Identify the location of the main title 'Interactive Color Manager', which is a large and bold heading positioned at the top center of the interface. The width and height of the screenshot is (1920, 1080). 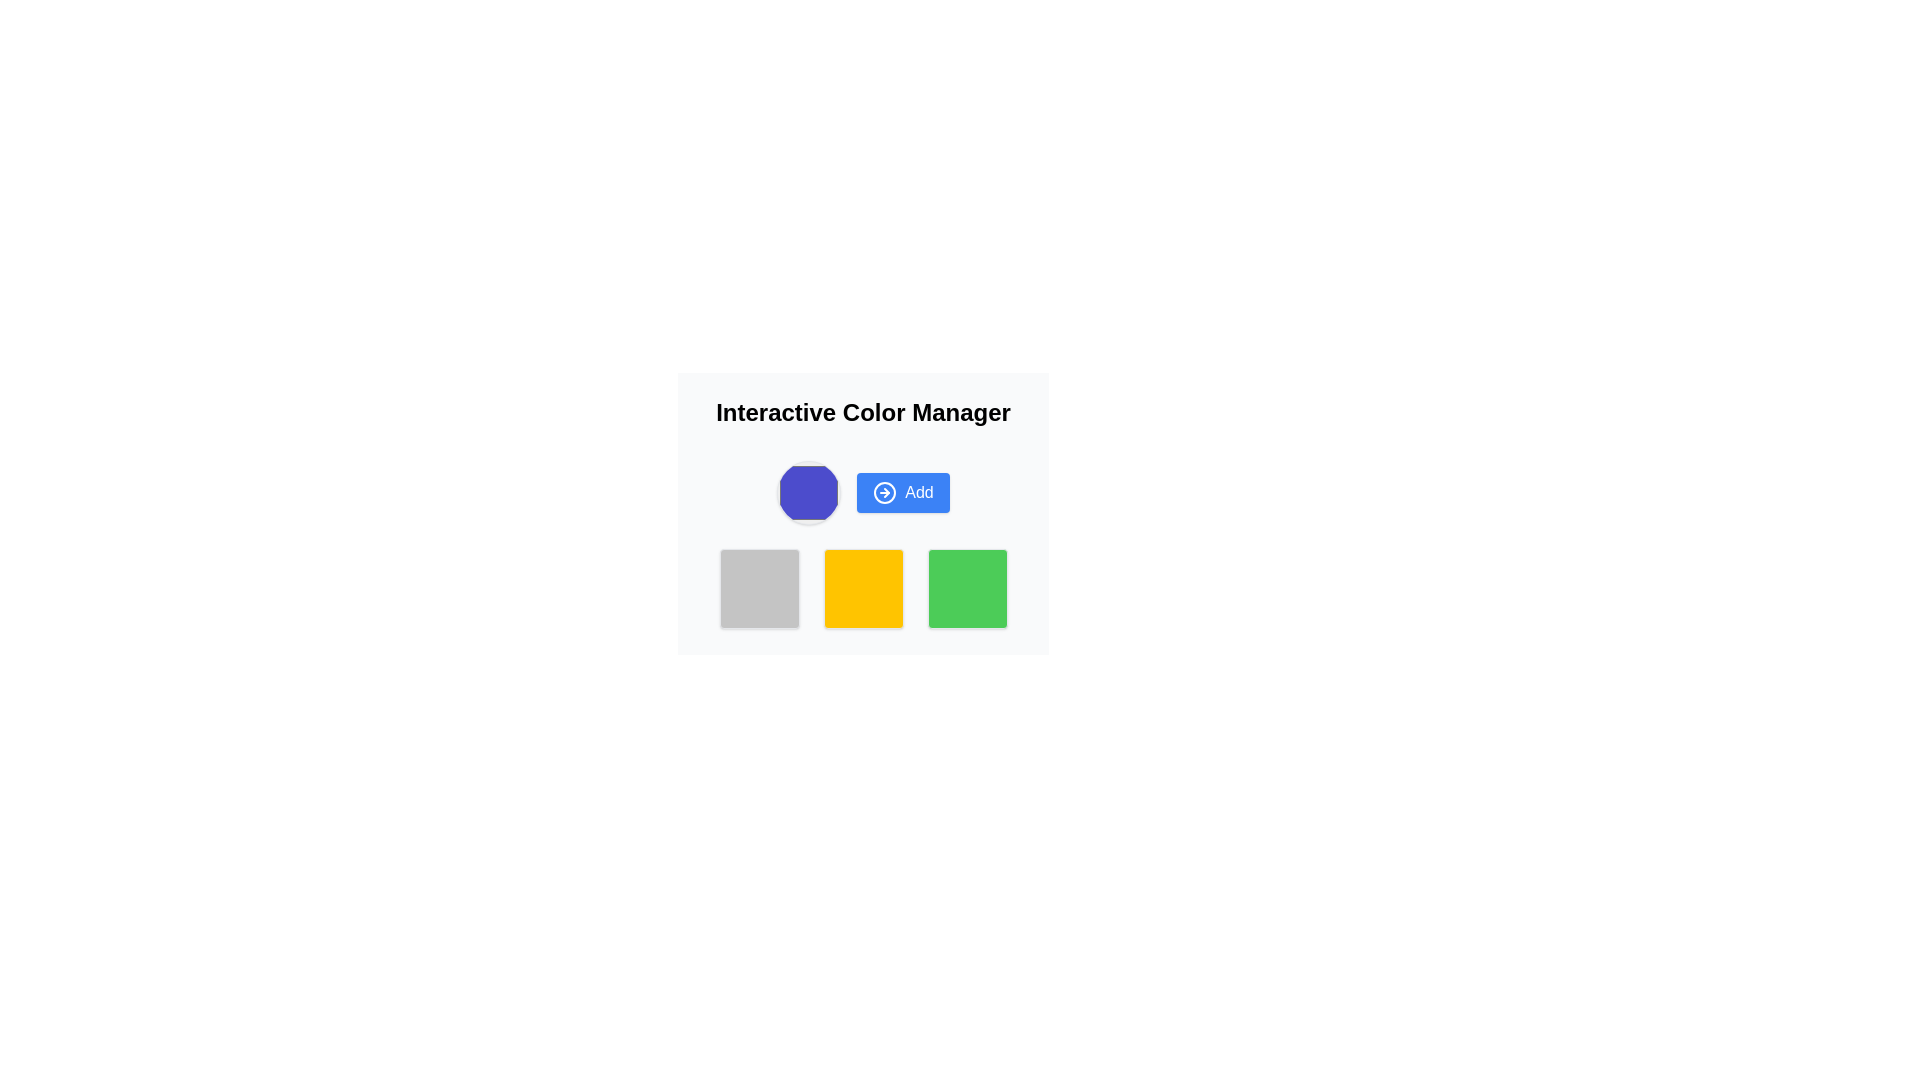
(863, 411).